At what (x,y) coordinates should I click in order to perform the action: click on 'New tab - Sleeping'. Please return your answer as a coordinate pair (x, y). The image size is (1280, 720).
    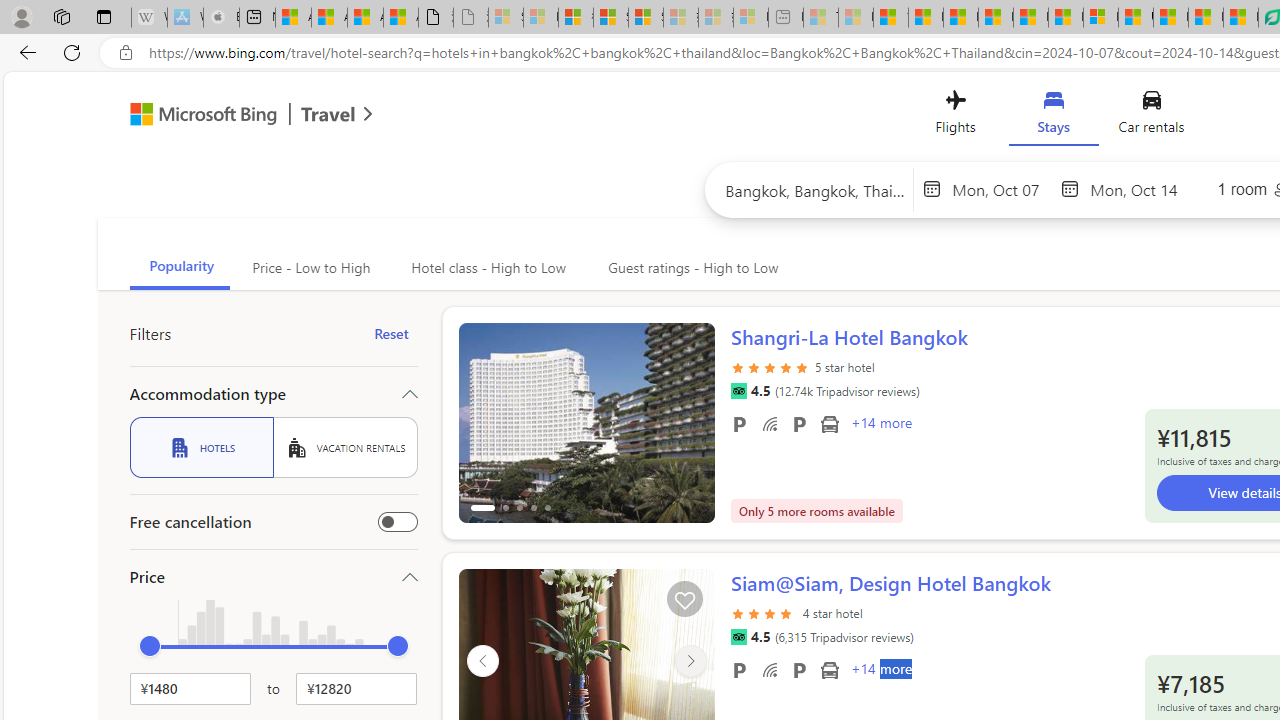
    Looking at the image, I should click on (784, 17).